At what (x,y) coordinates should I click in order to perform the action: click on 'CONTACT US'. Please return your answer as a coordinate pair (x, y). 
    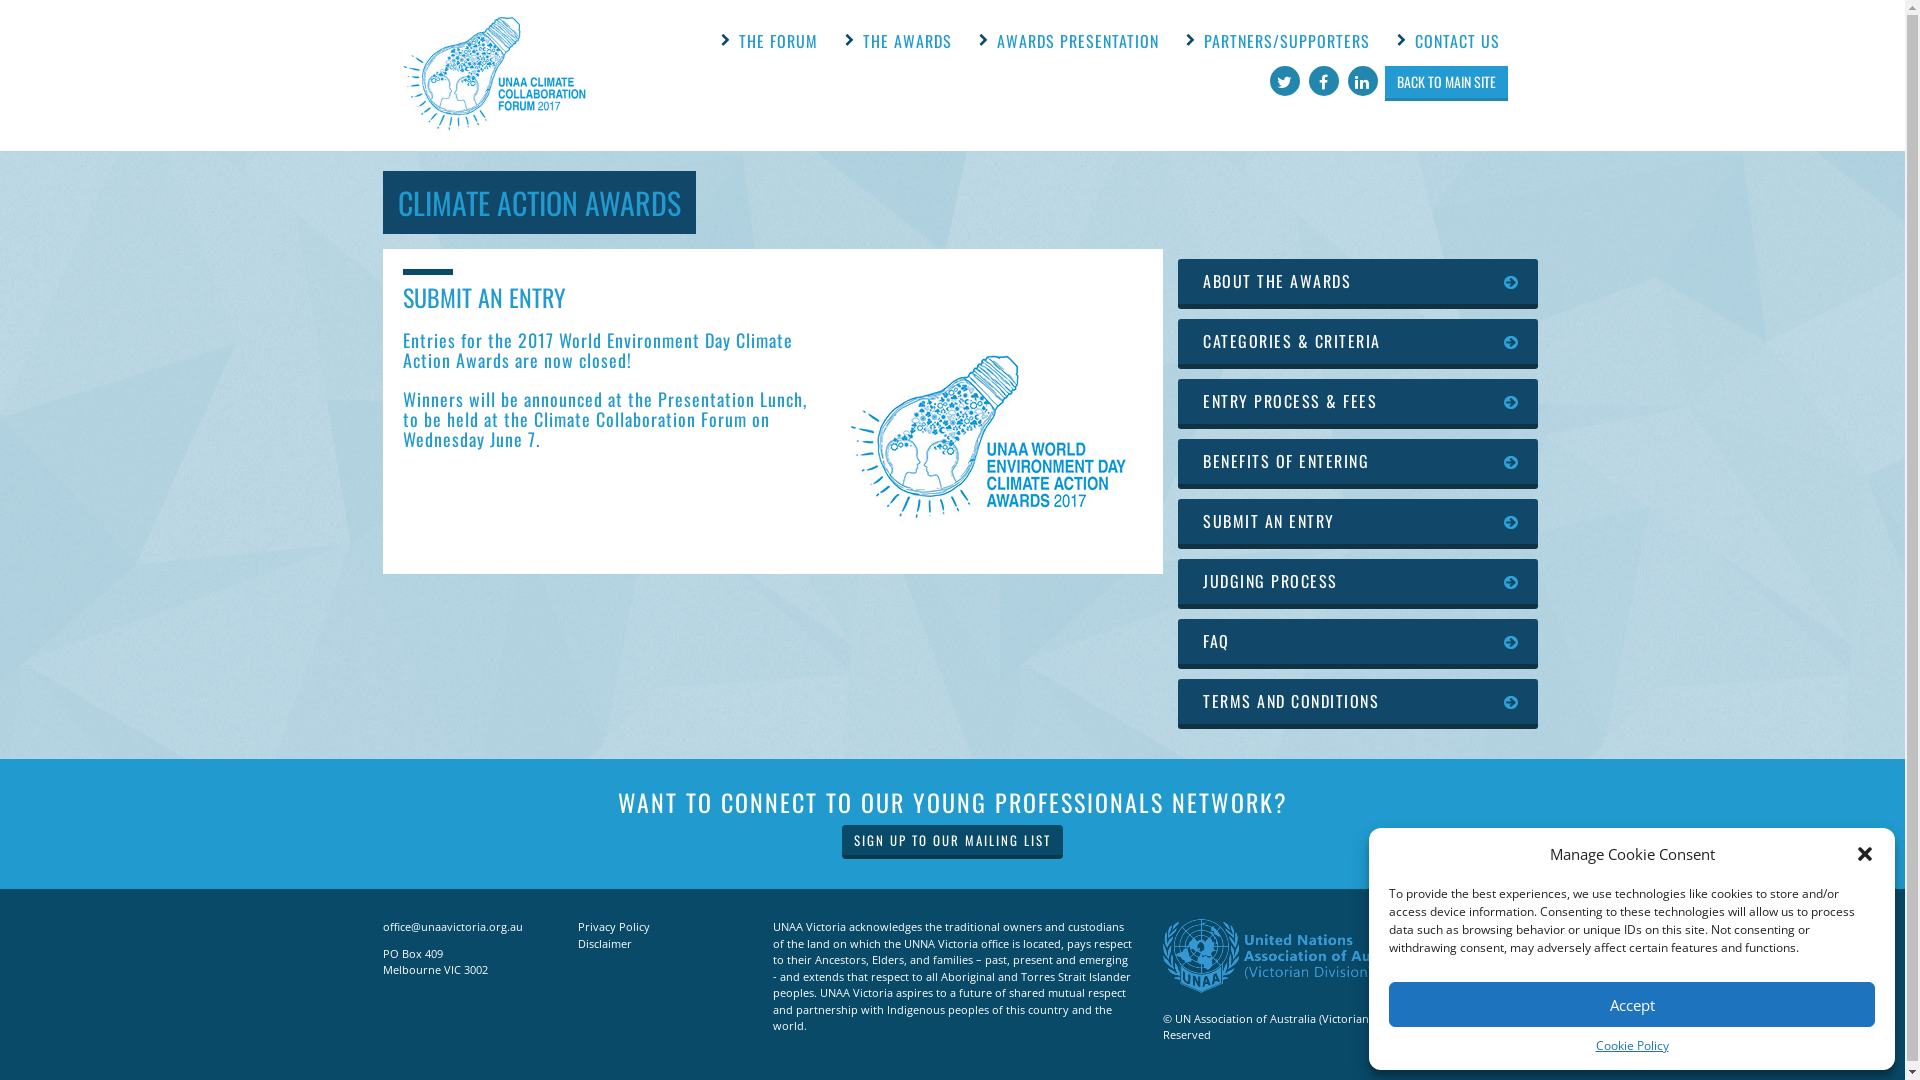
    Looking at the image, I should click on (1456, 41).